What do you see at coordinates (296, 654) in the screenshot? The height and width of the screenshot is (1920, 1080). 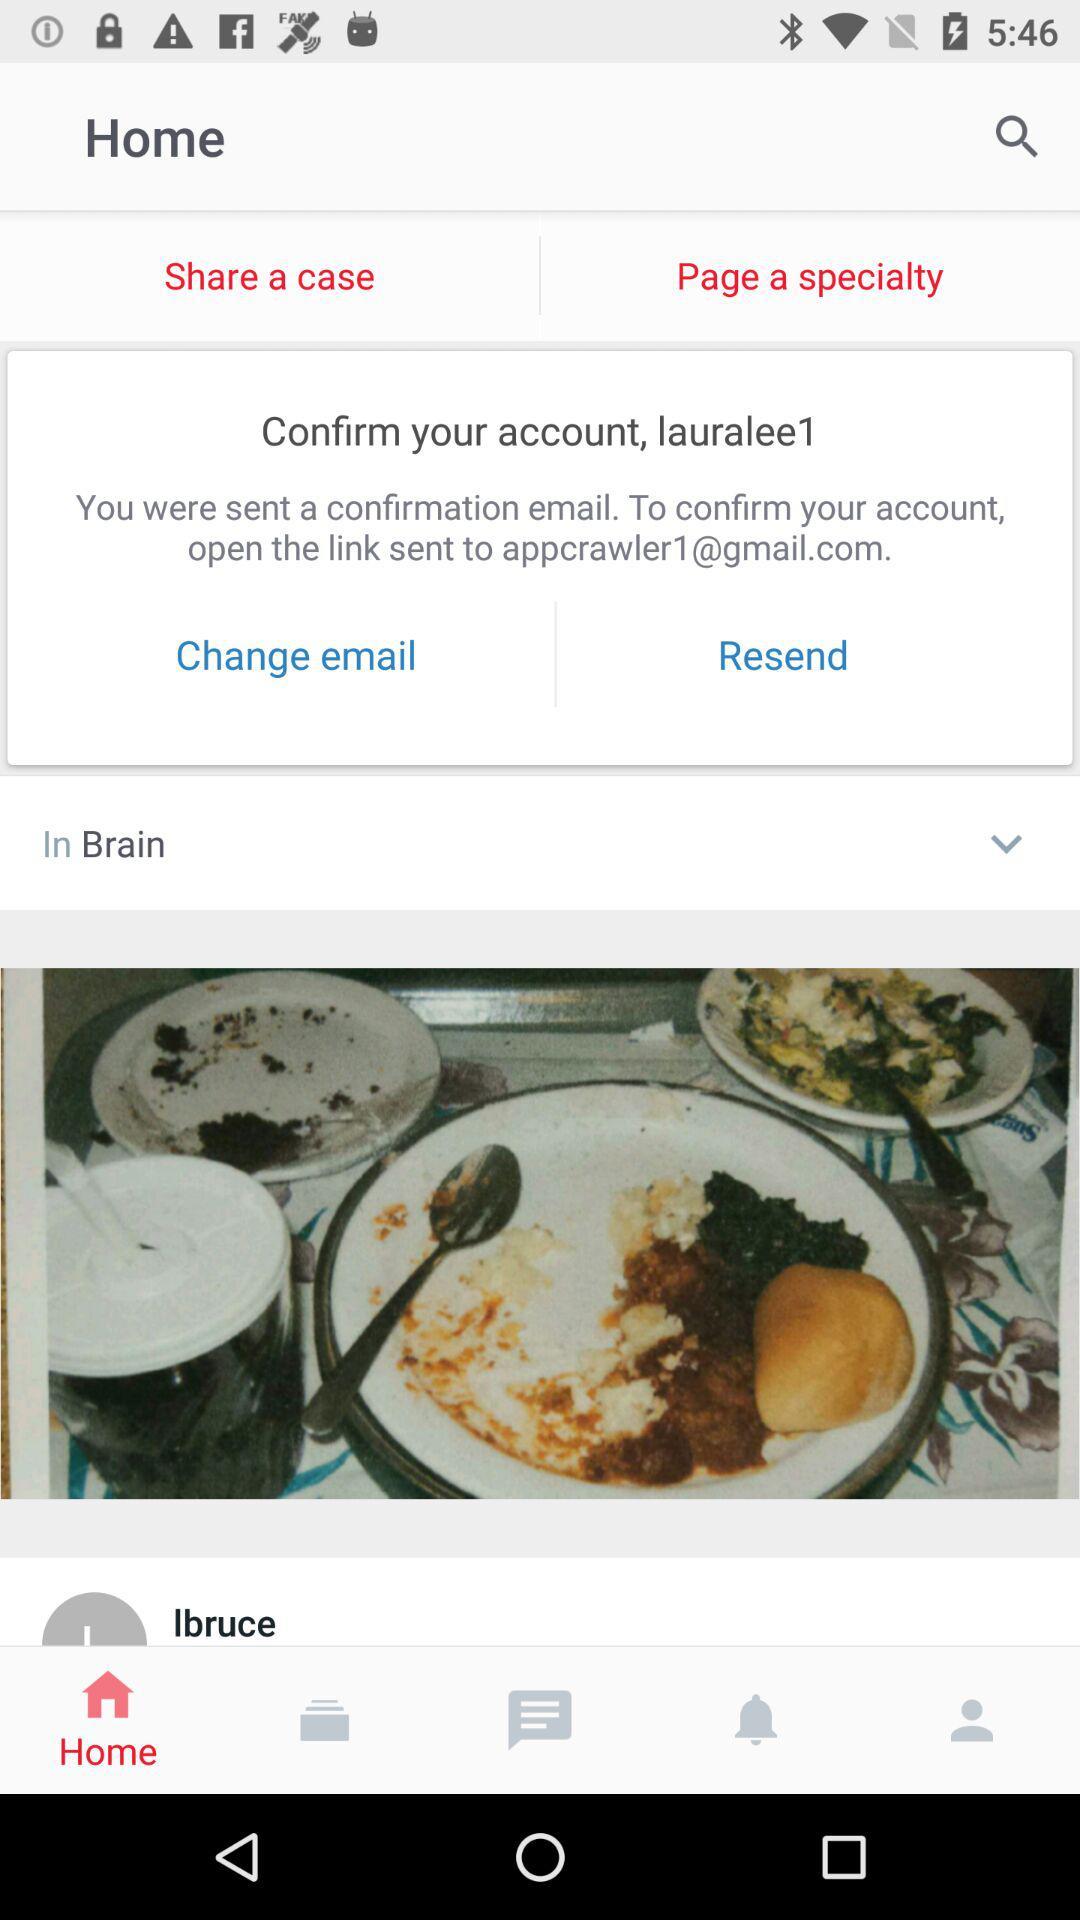 I see `the change email on the left` at bounding box center [296, 654].